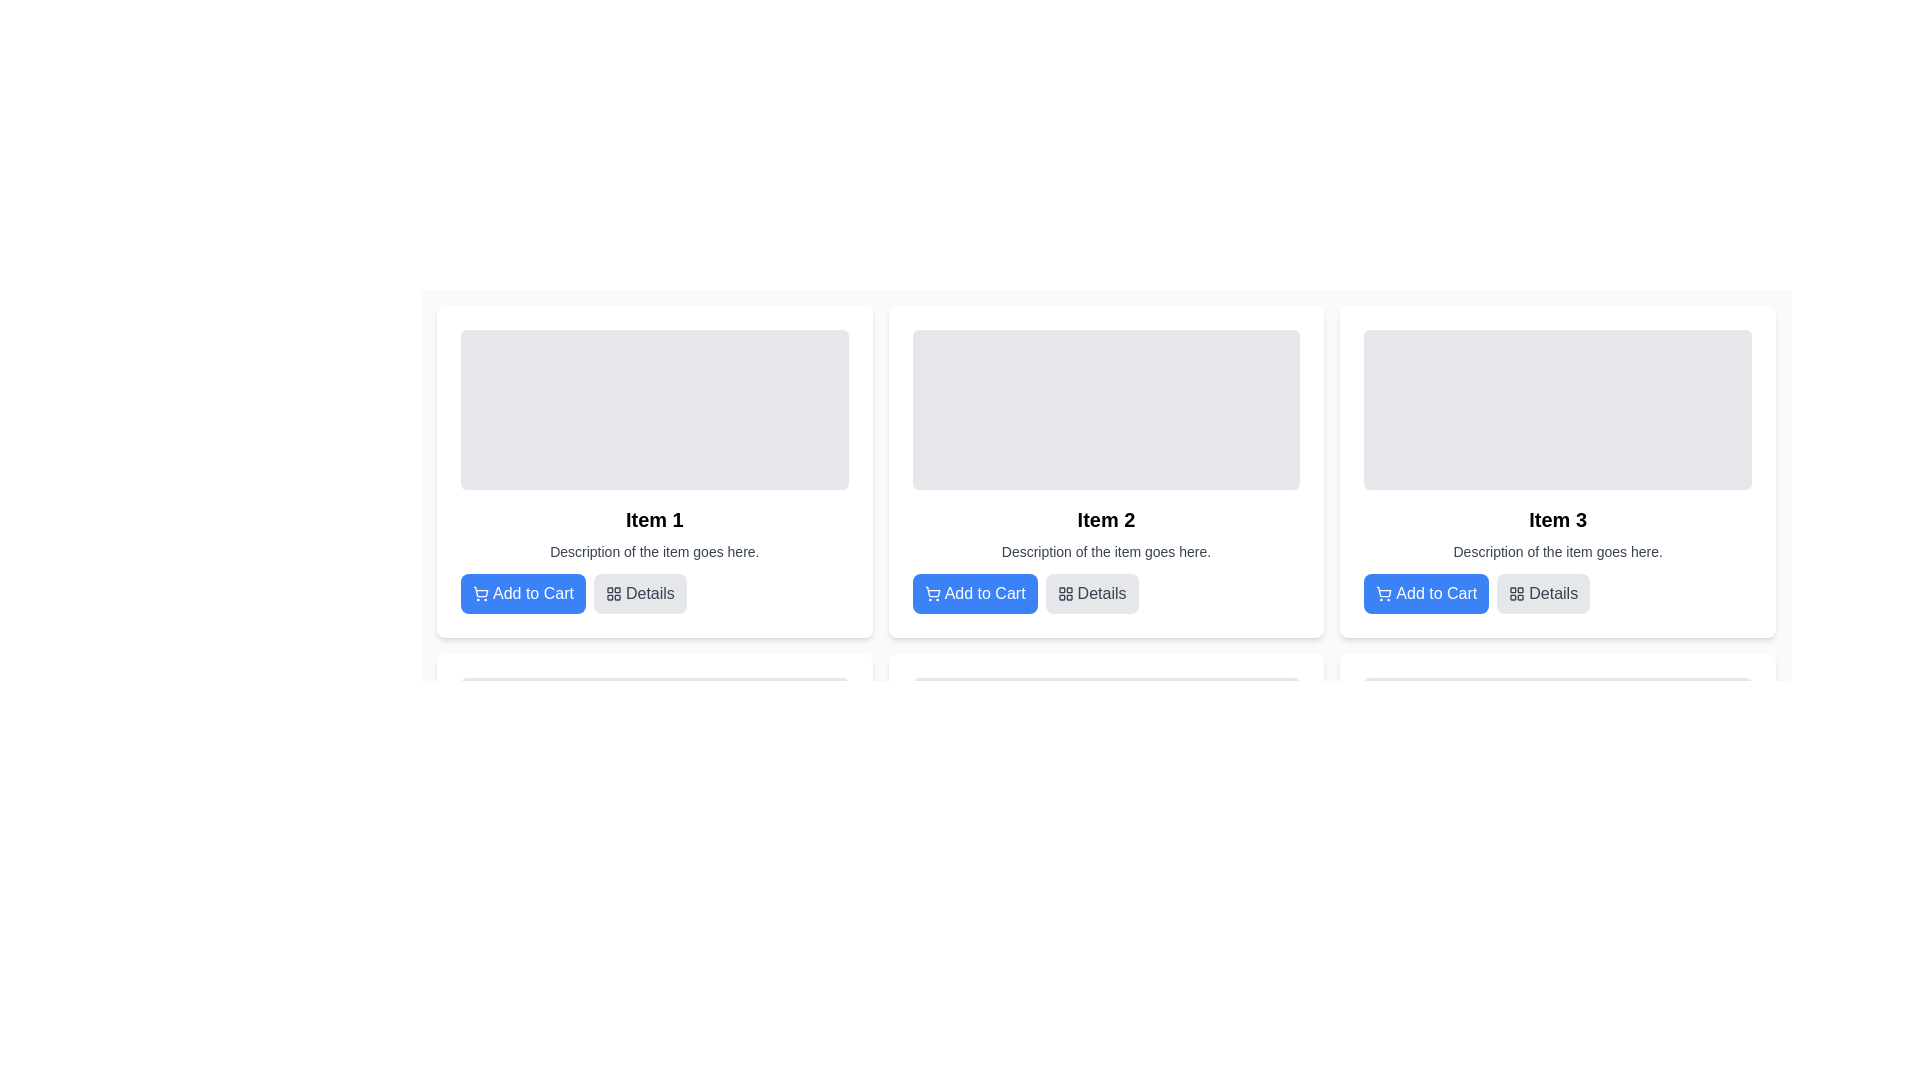  What do you see at coordinates (480, 593) in the screenshot?
I see `the shopping cart icon located to the left of the 'Add to Cart' button` at bounding box center [480, 593].